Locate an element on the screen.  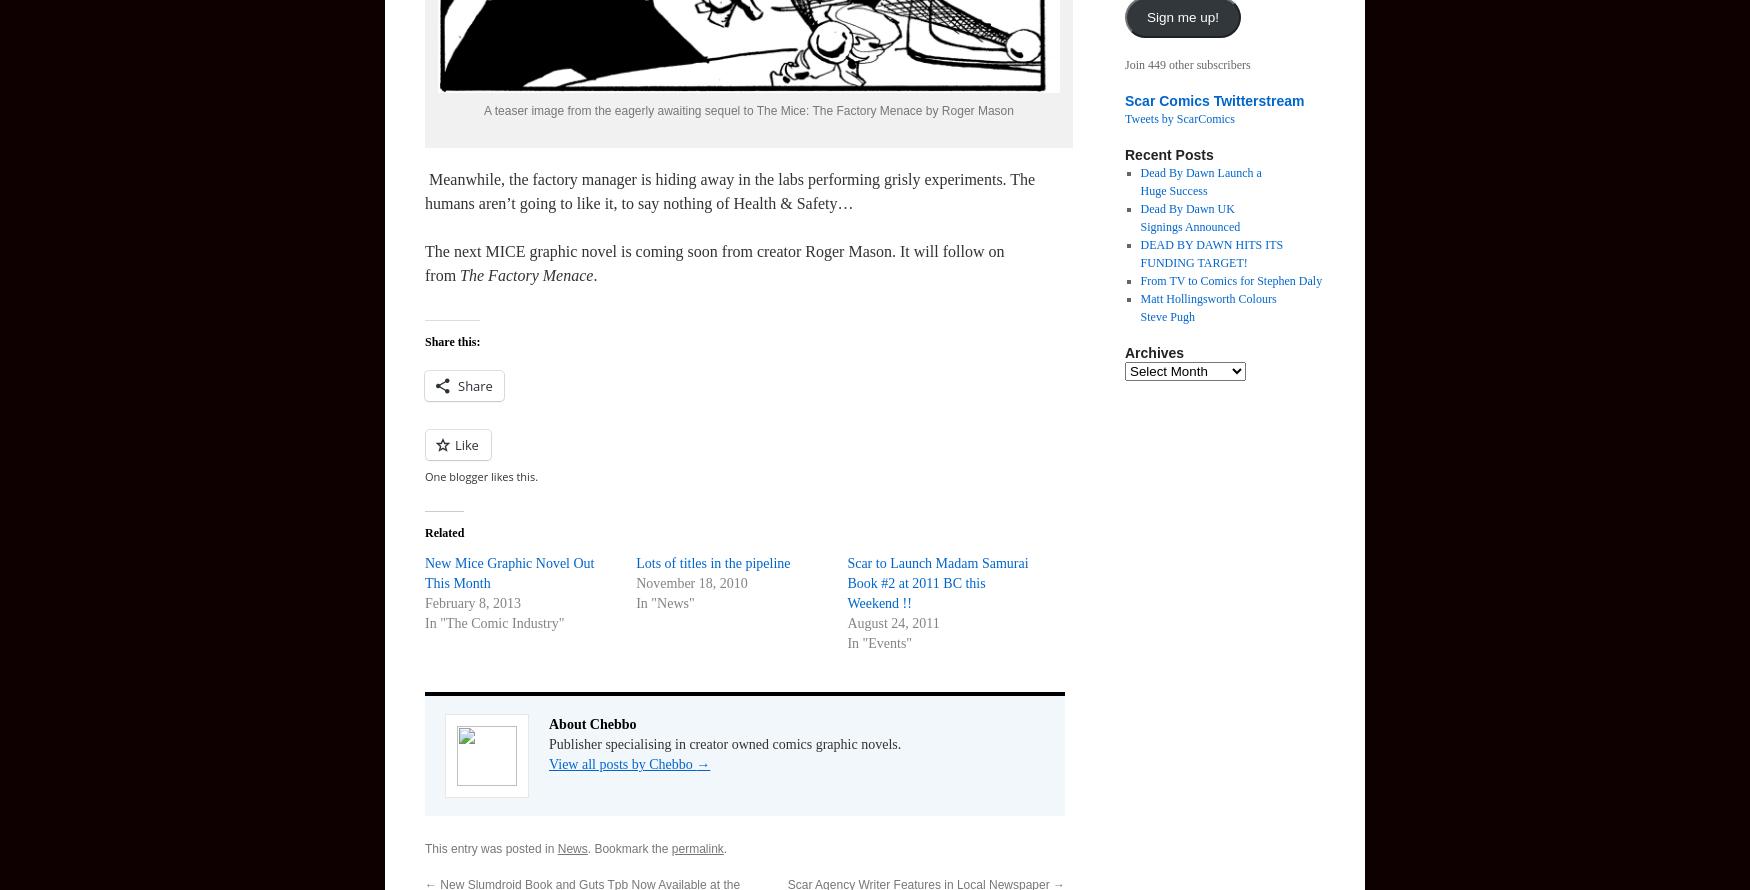
'Archives' is located at coordinates (1153, 352).